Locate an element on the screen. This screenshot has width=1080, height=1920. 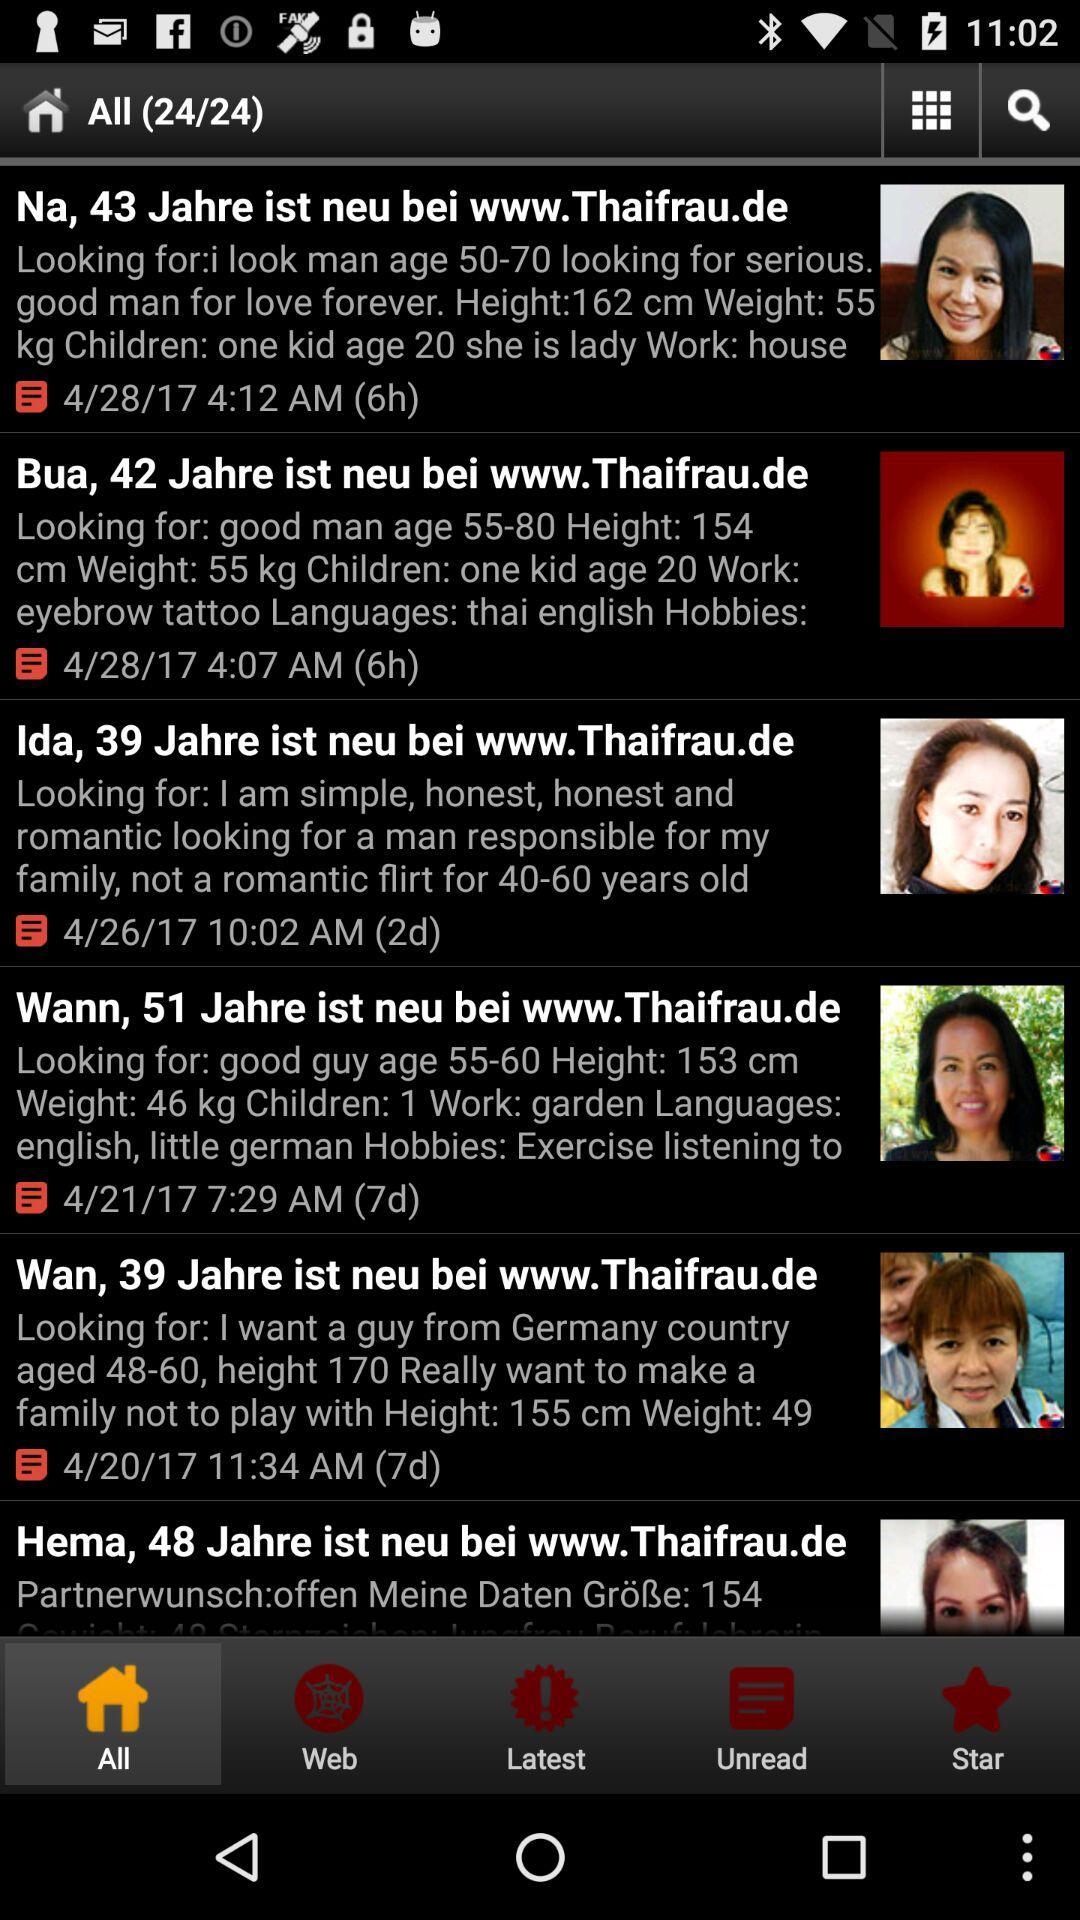
web page is located at coordinates (328, 1713).